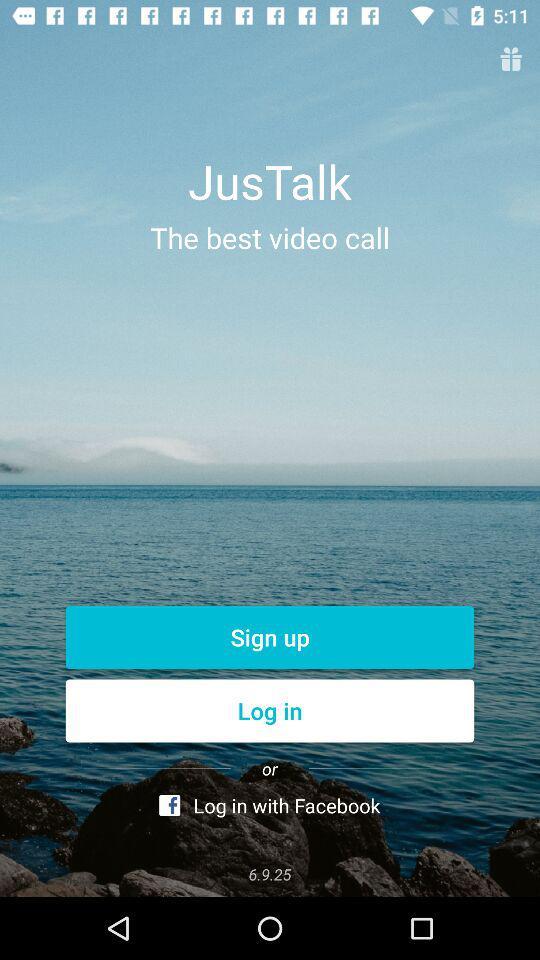 The width and height of the screenshot is (540, 960). I want to click on open gift coupon, so click(511, 59).